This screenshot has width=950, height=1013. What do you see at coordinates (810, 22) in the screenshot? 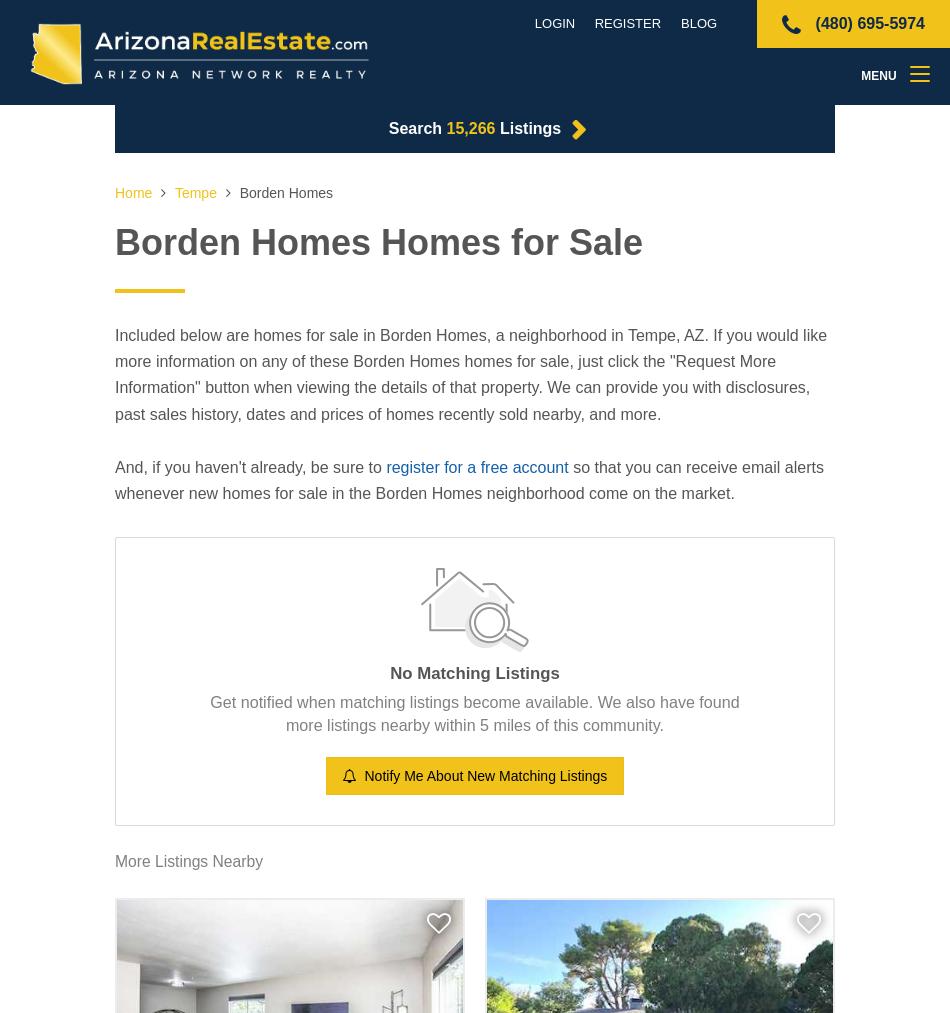
I see `'(480) 695-5974'` at bounding box center [810, 22].